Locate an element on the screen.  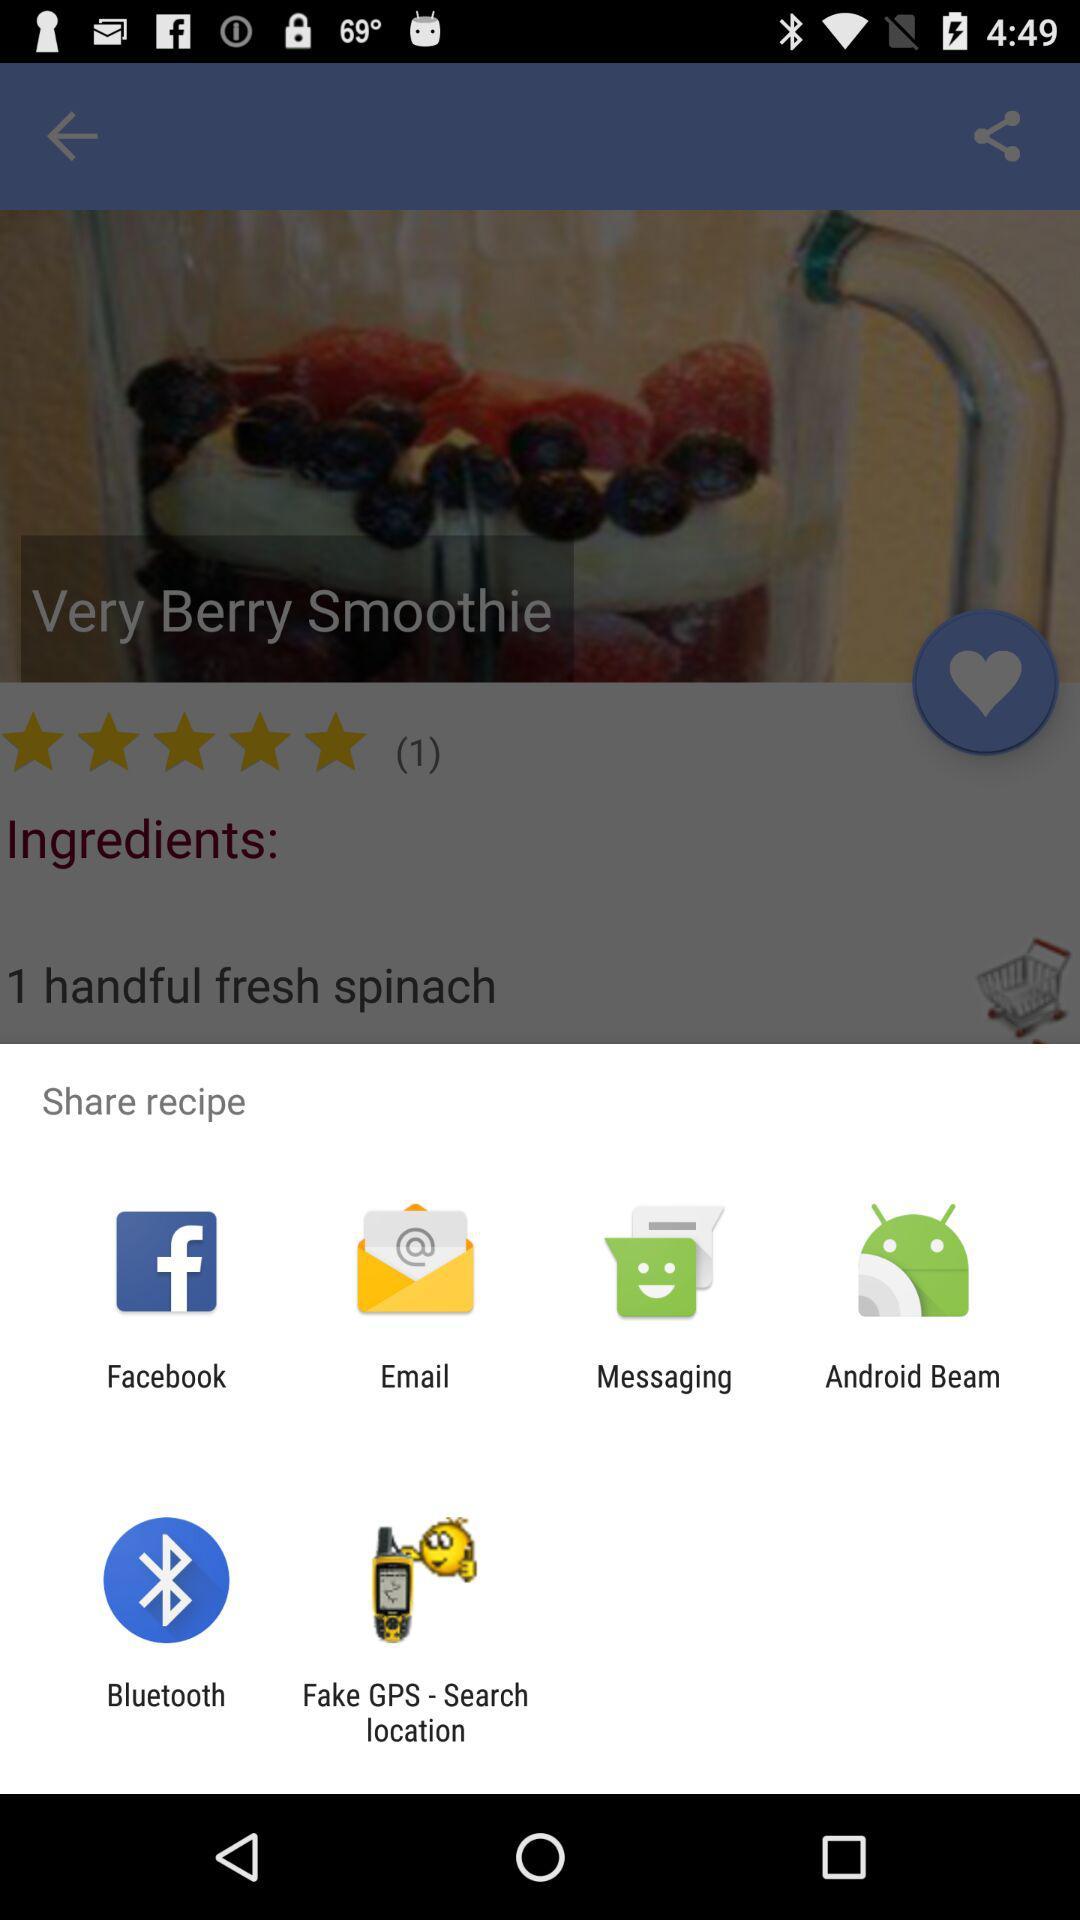
the app to the right of email is located at coordinates (664, 1392).